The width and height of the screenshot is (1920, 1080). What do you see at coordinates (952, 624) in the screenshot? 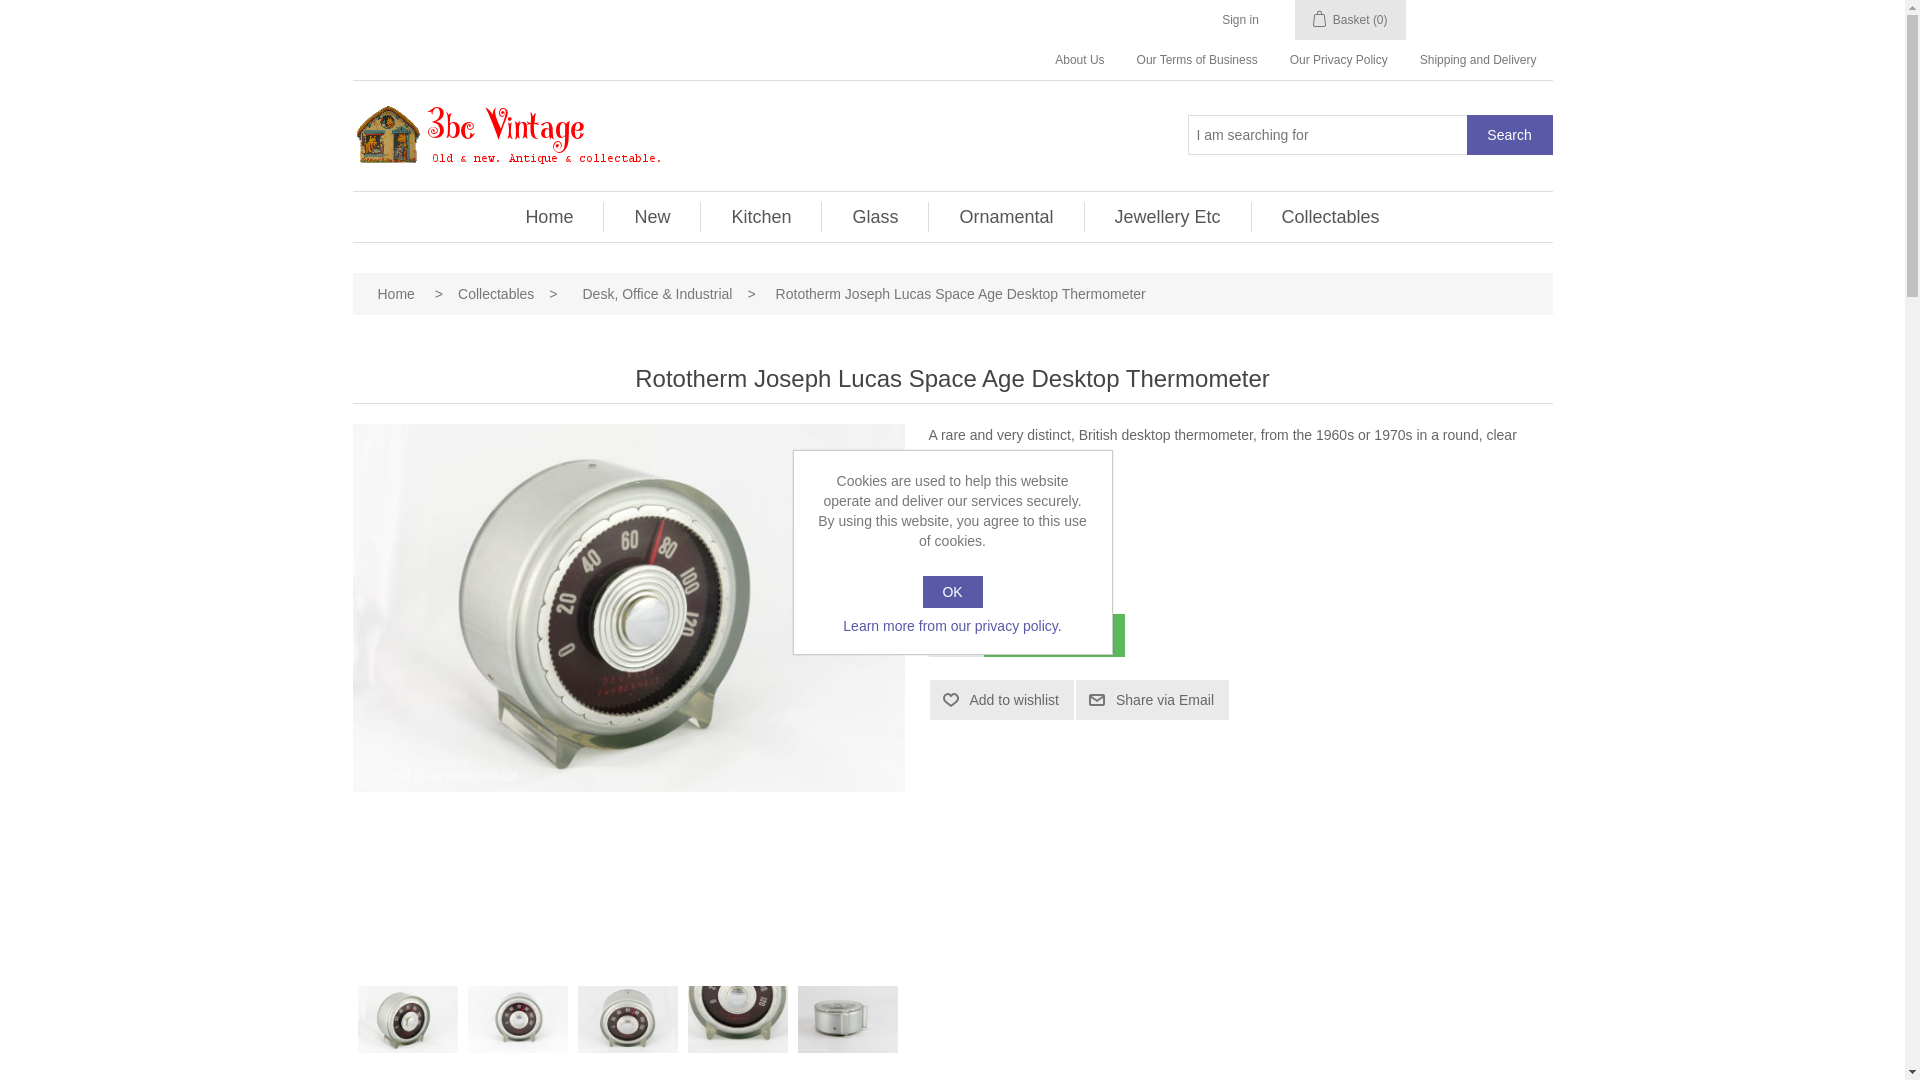
I see `'Learn more from our privacy policy.'` at bounding box center [952, 624].